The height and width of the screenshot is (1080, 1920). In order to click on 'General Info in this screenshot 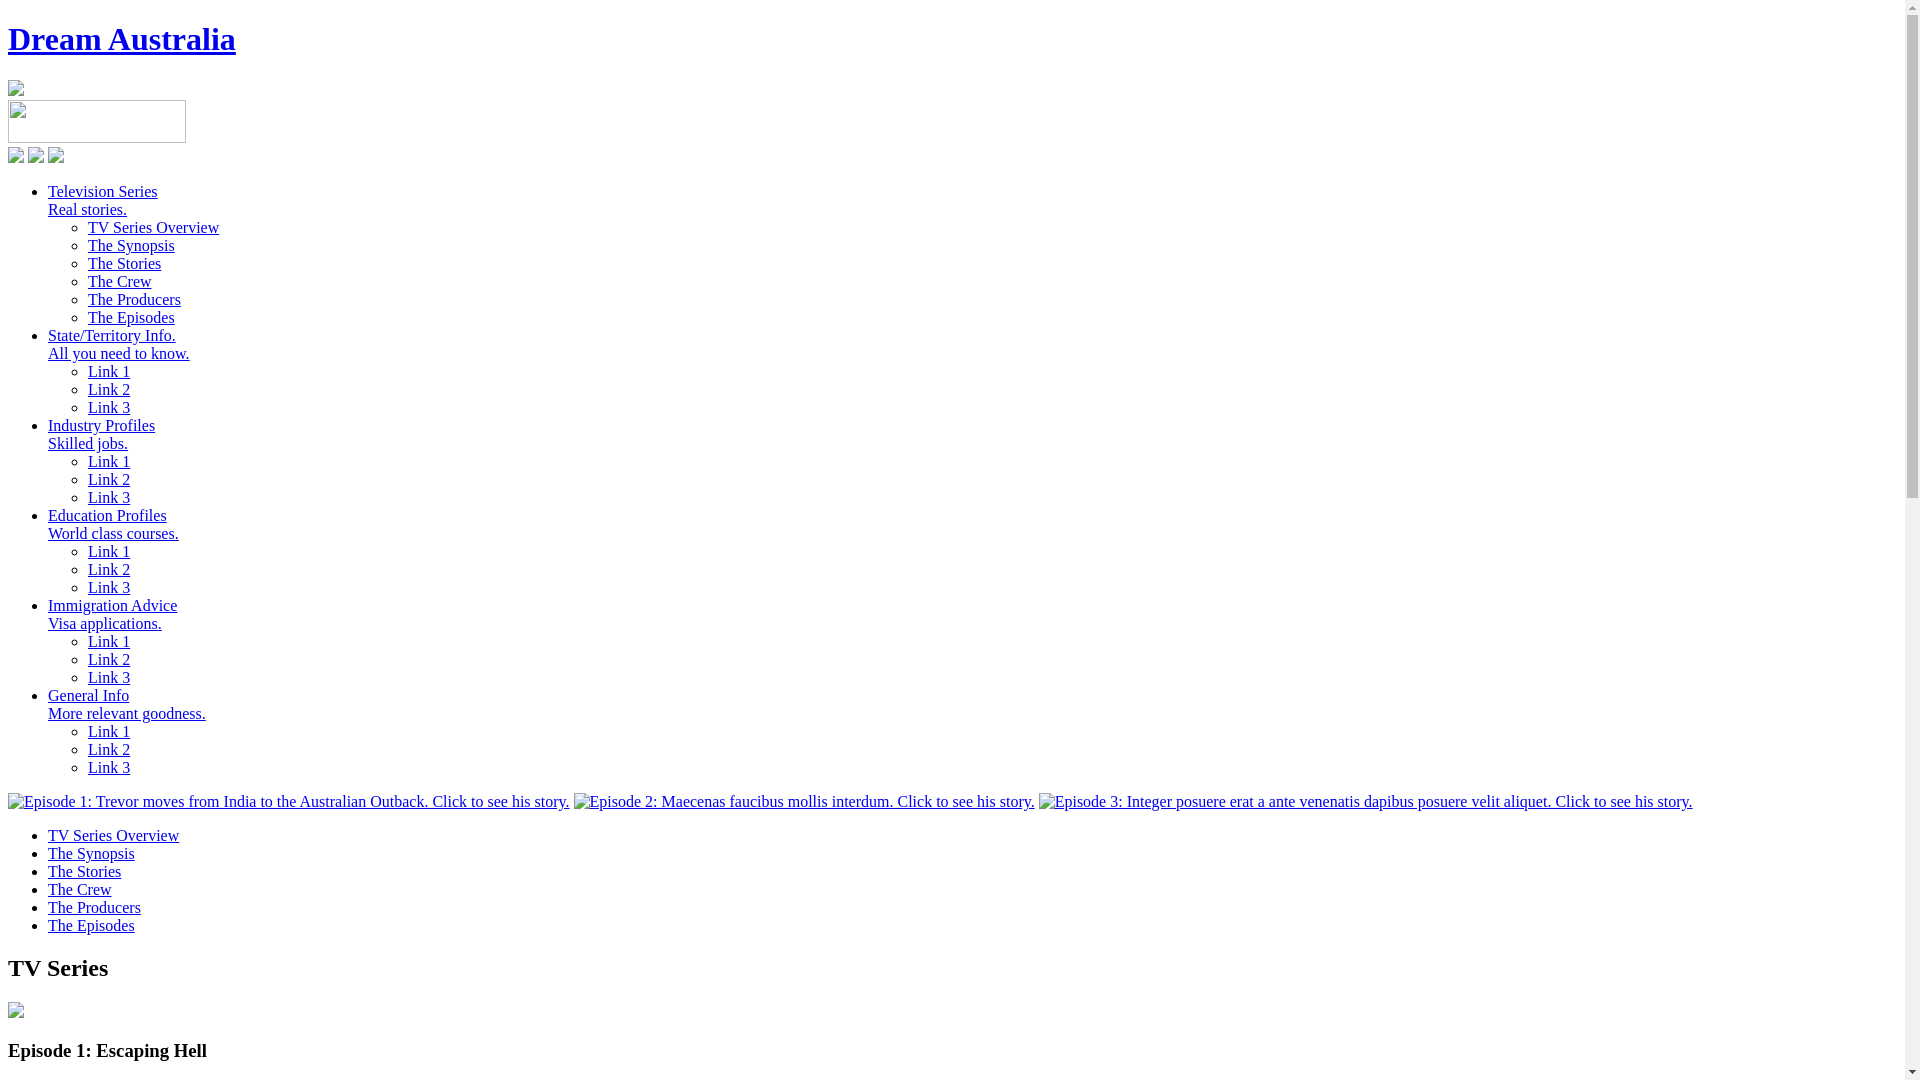, I will do `click(125, 703)`.